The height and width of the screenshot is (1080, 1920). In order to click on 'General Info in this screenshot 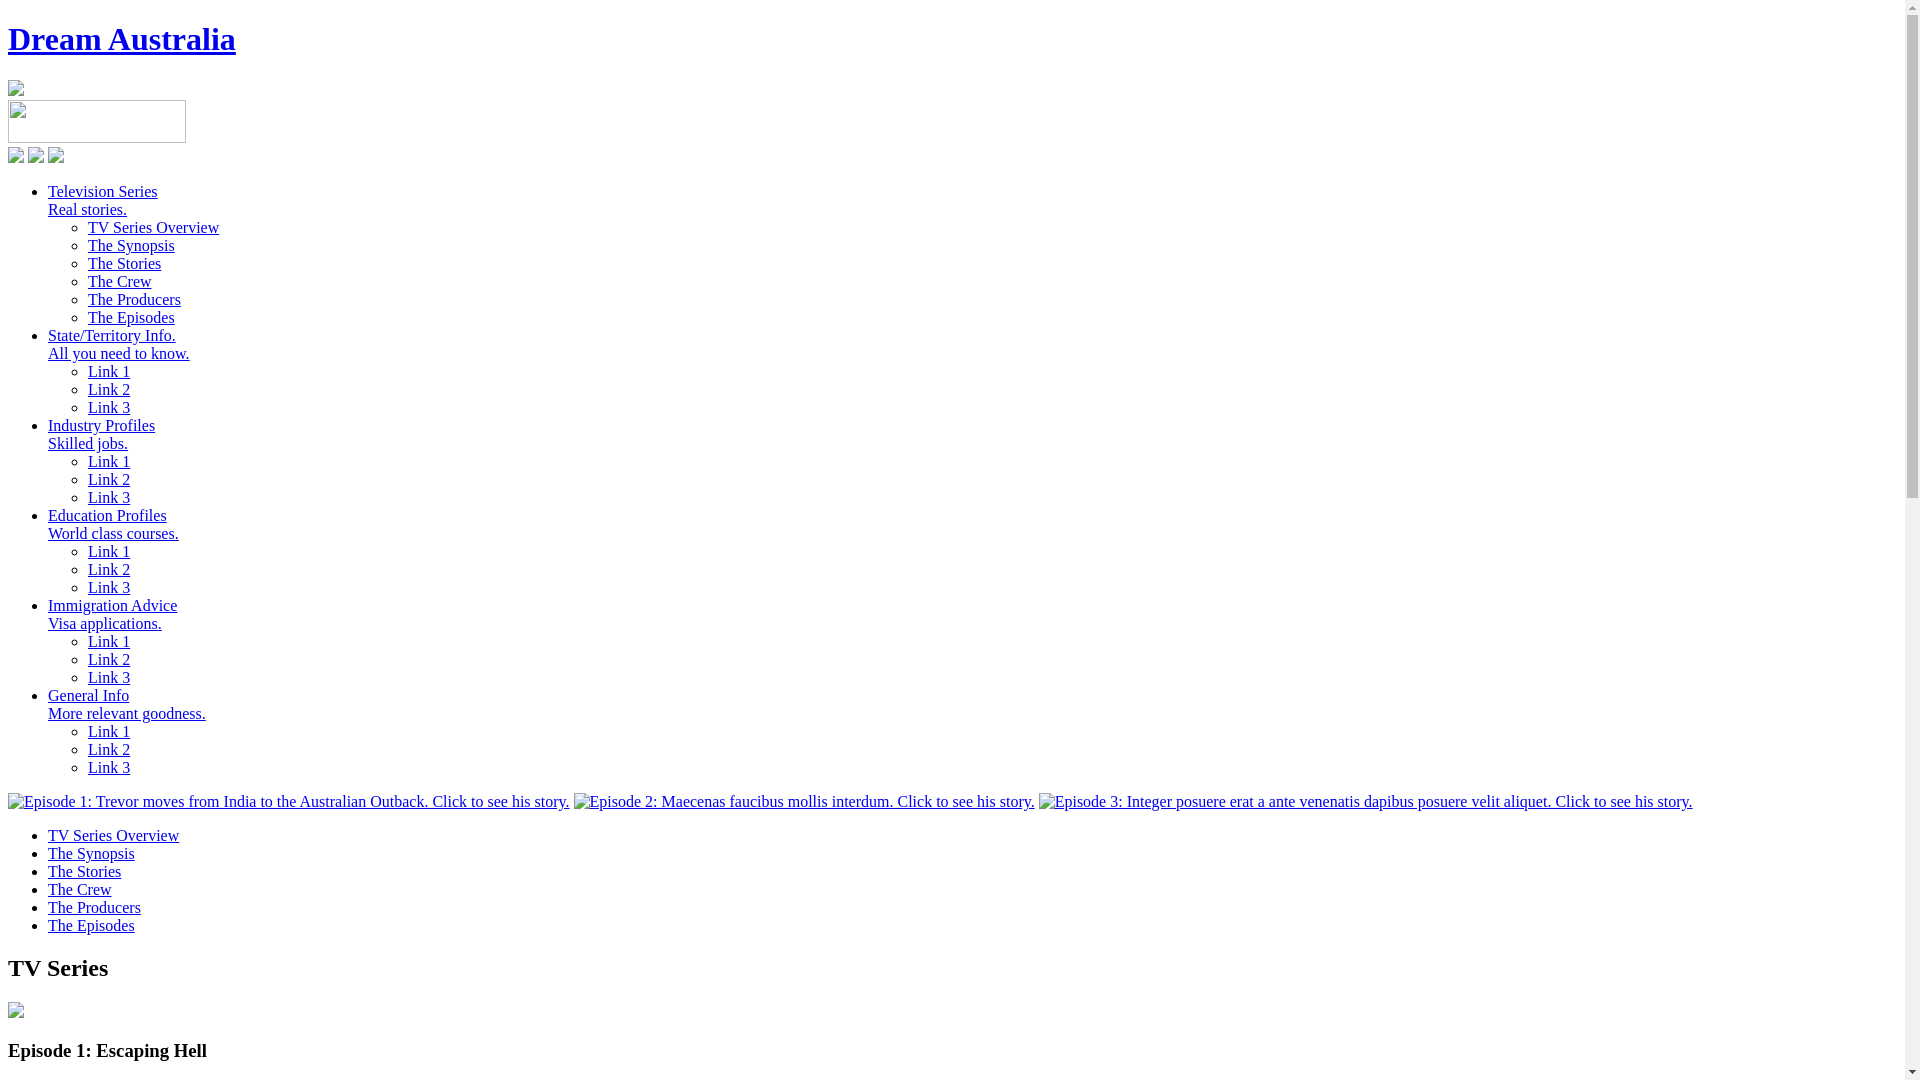, I will do `click(125, 703)`.